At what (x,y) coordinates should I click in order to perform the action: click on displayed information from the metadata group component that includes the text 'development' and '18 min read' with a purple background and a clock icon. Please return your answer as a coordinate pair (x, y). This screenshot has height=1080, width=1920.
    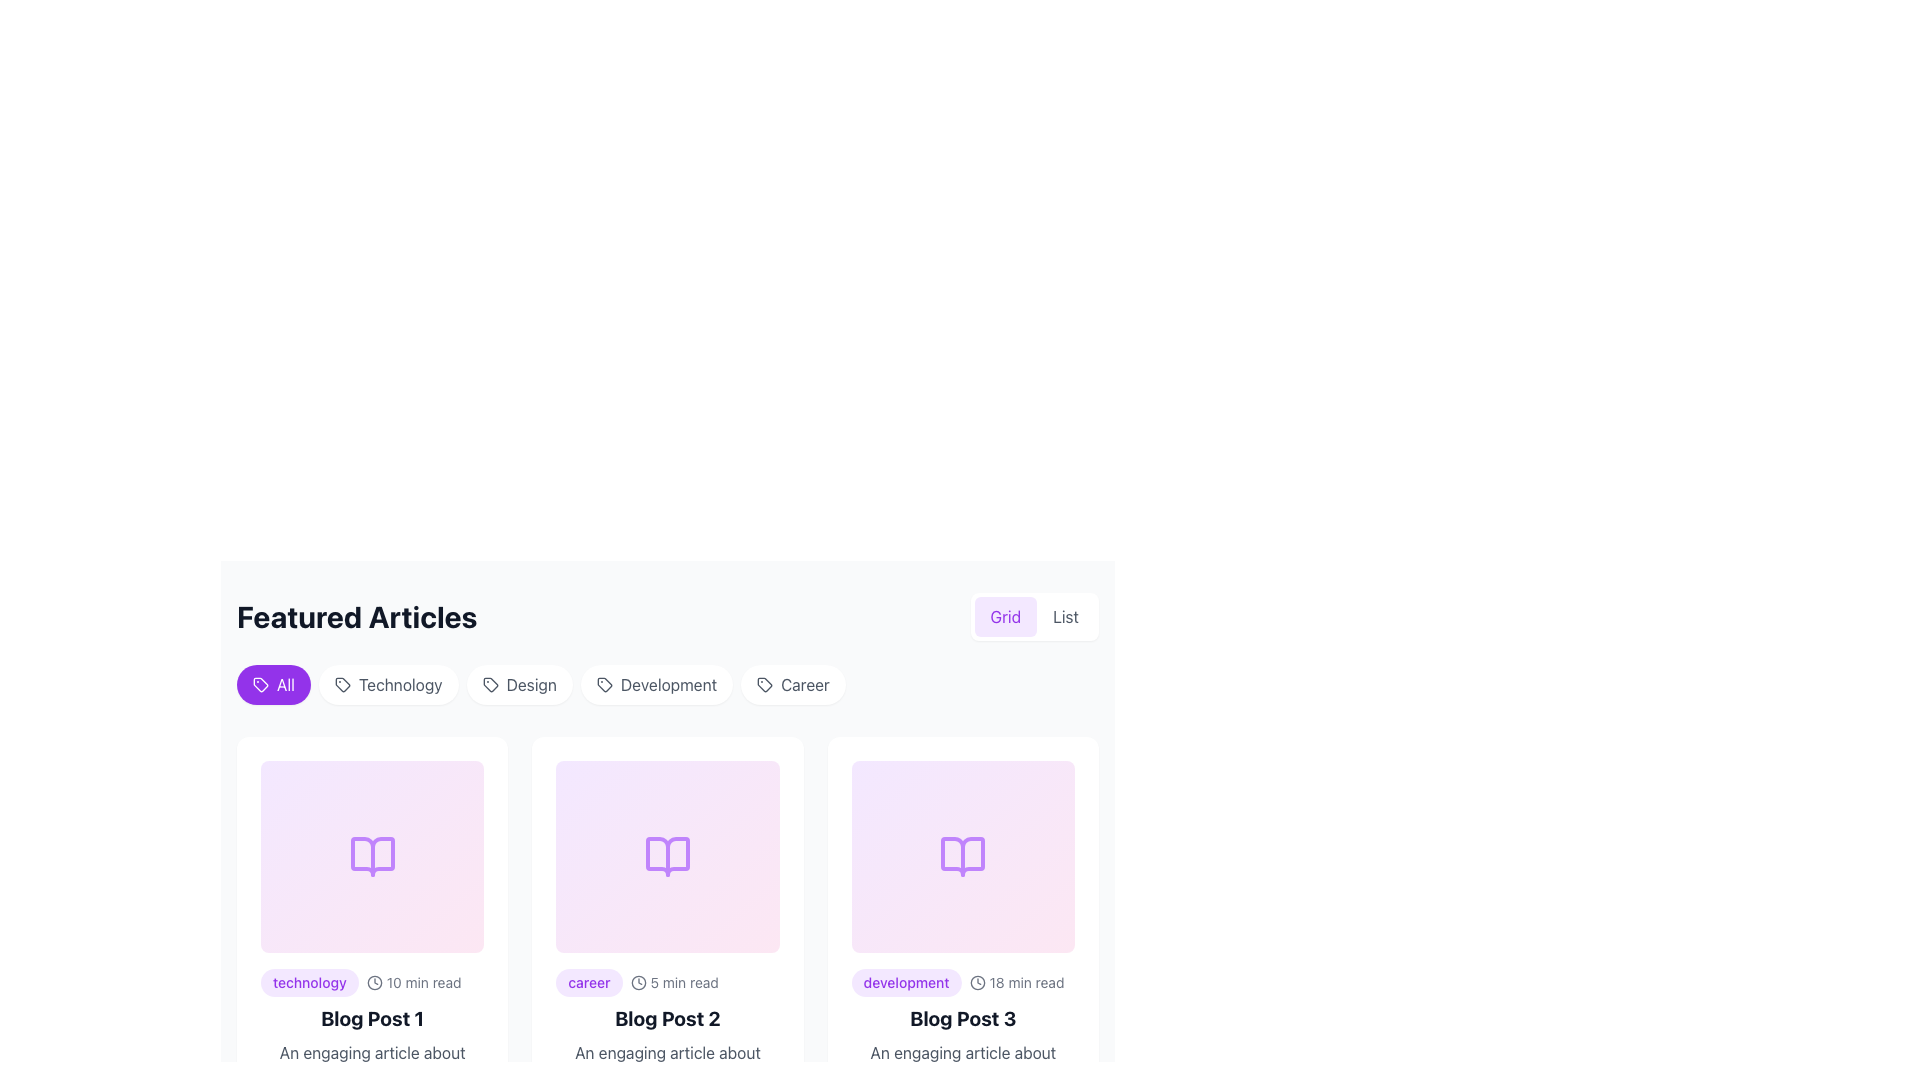
    Looking at the image, I should click on (963, 982).